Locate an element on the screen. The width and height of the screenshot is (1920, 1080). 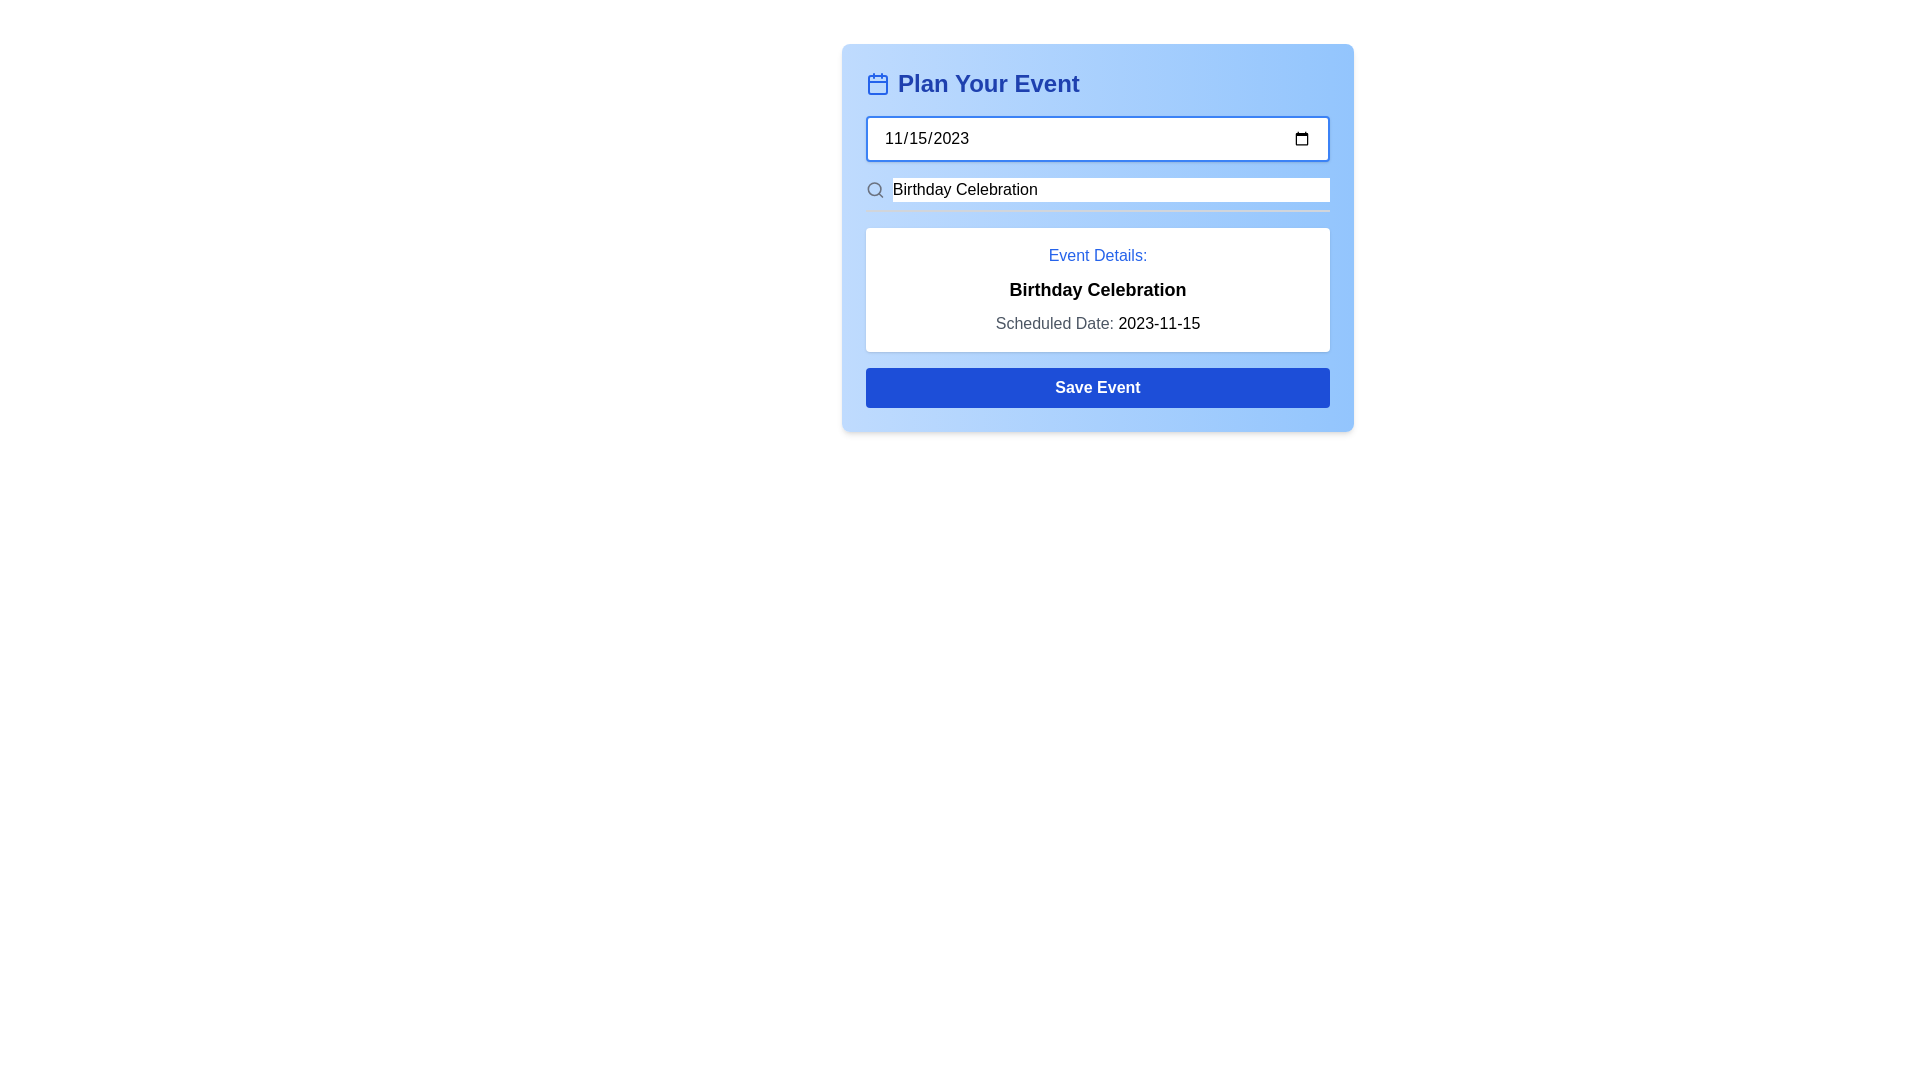
the gray magnifying glass icon located to the left of the 'Birthday Celebration' text input field to initiate a search is located at coordinates (874, 189).